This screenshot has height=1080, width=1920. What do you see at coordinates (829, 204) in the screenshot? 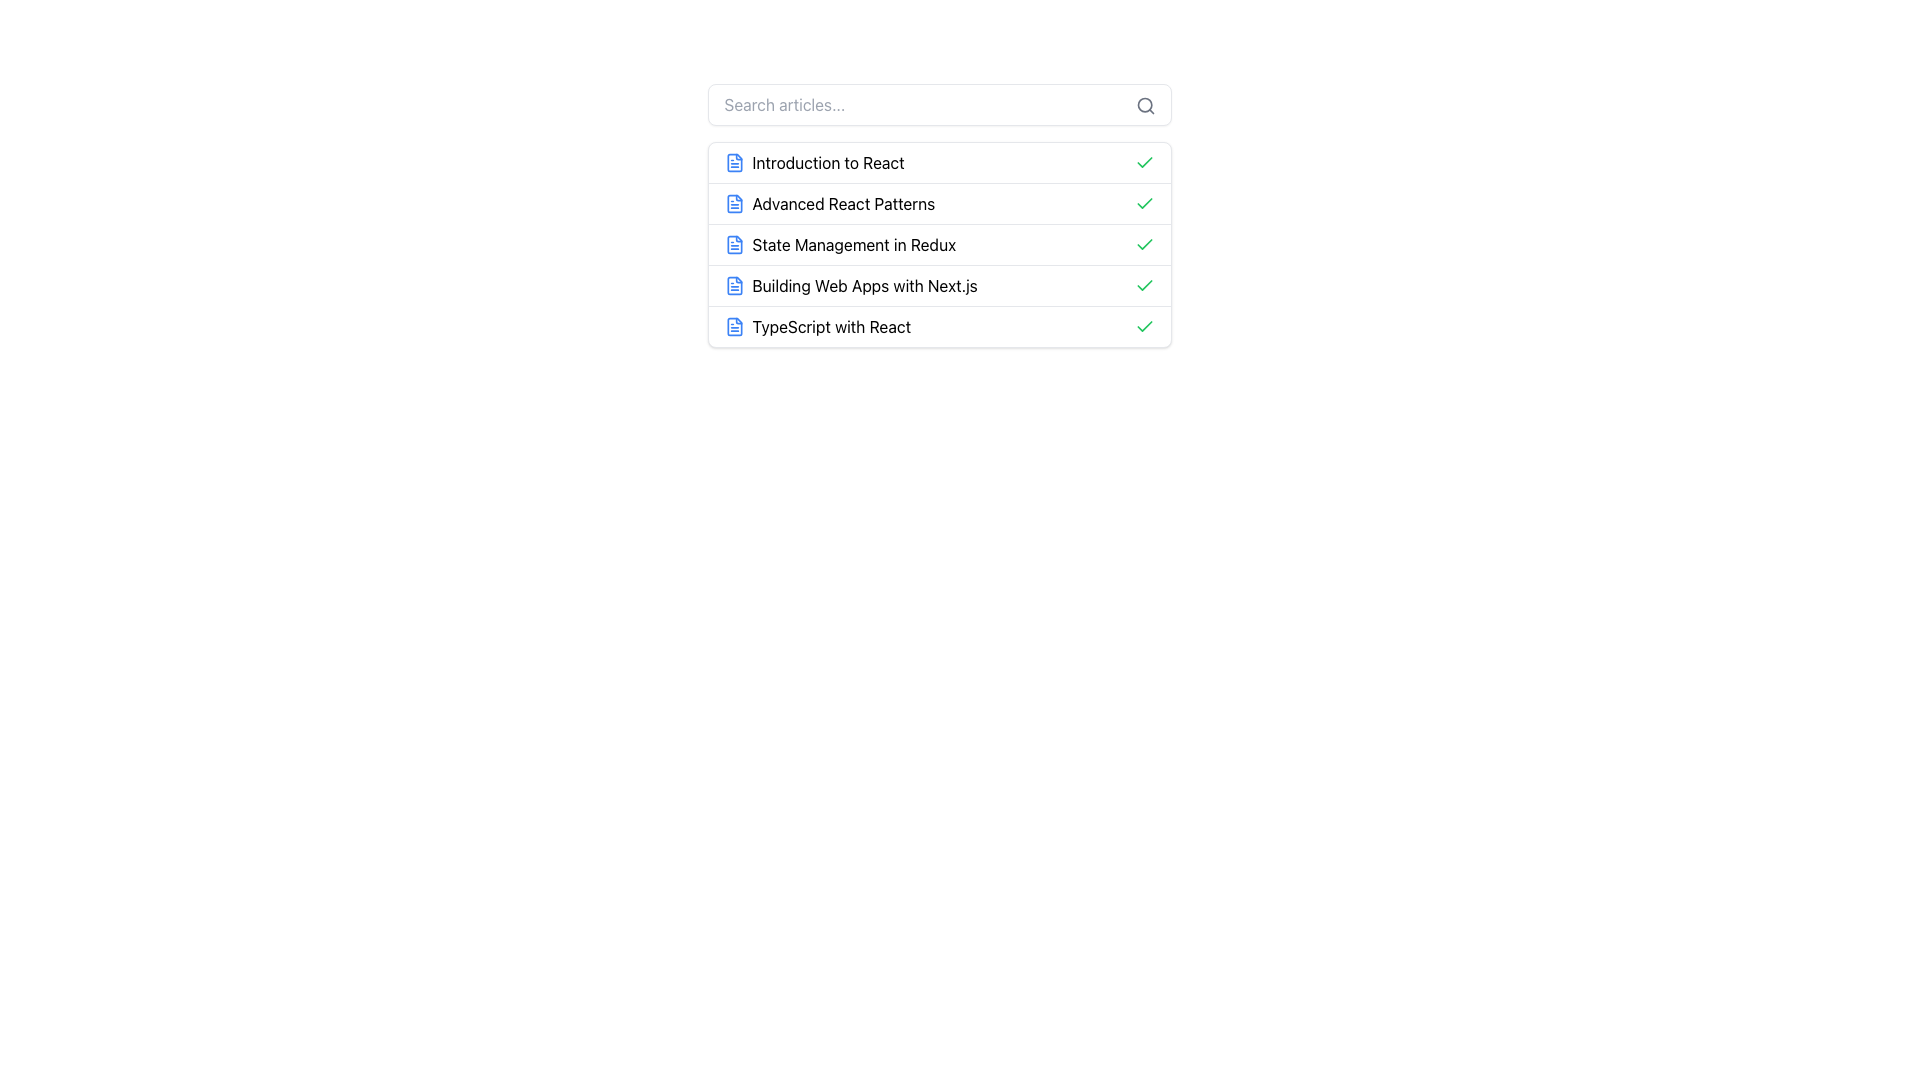
I see `the 'Advanced React Patterns' list item, which is the second row in the list` at bounding box center [829, 204].